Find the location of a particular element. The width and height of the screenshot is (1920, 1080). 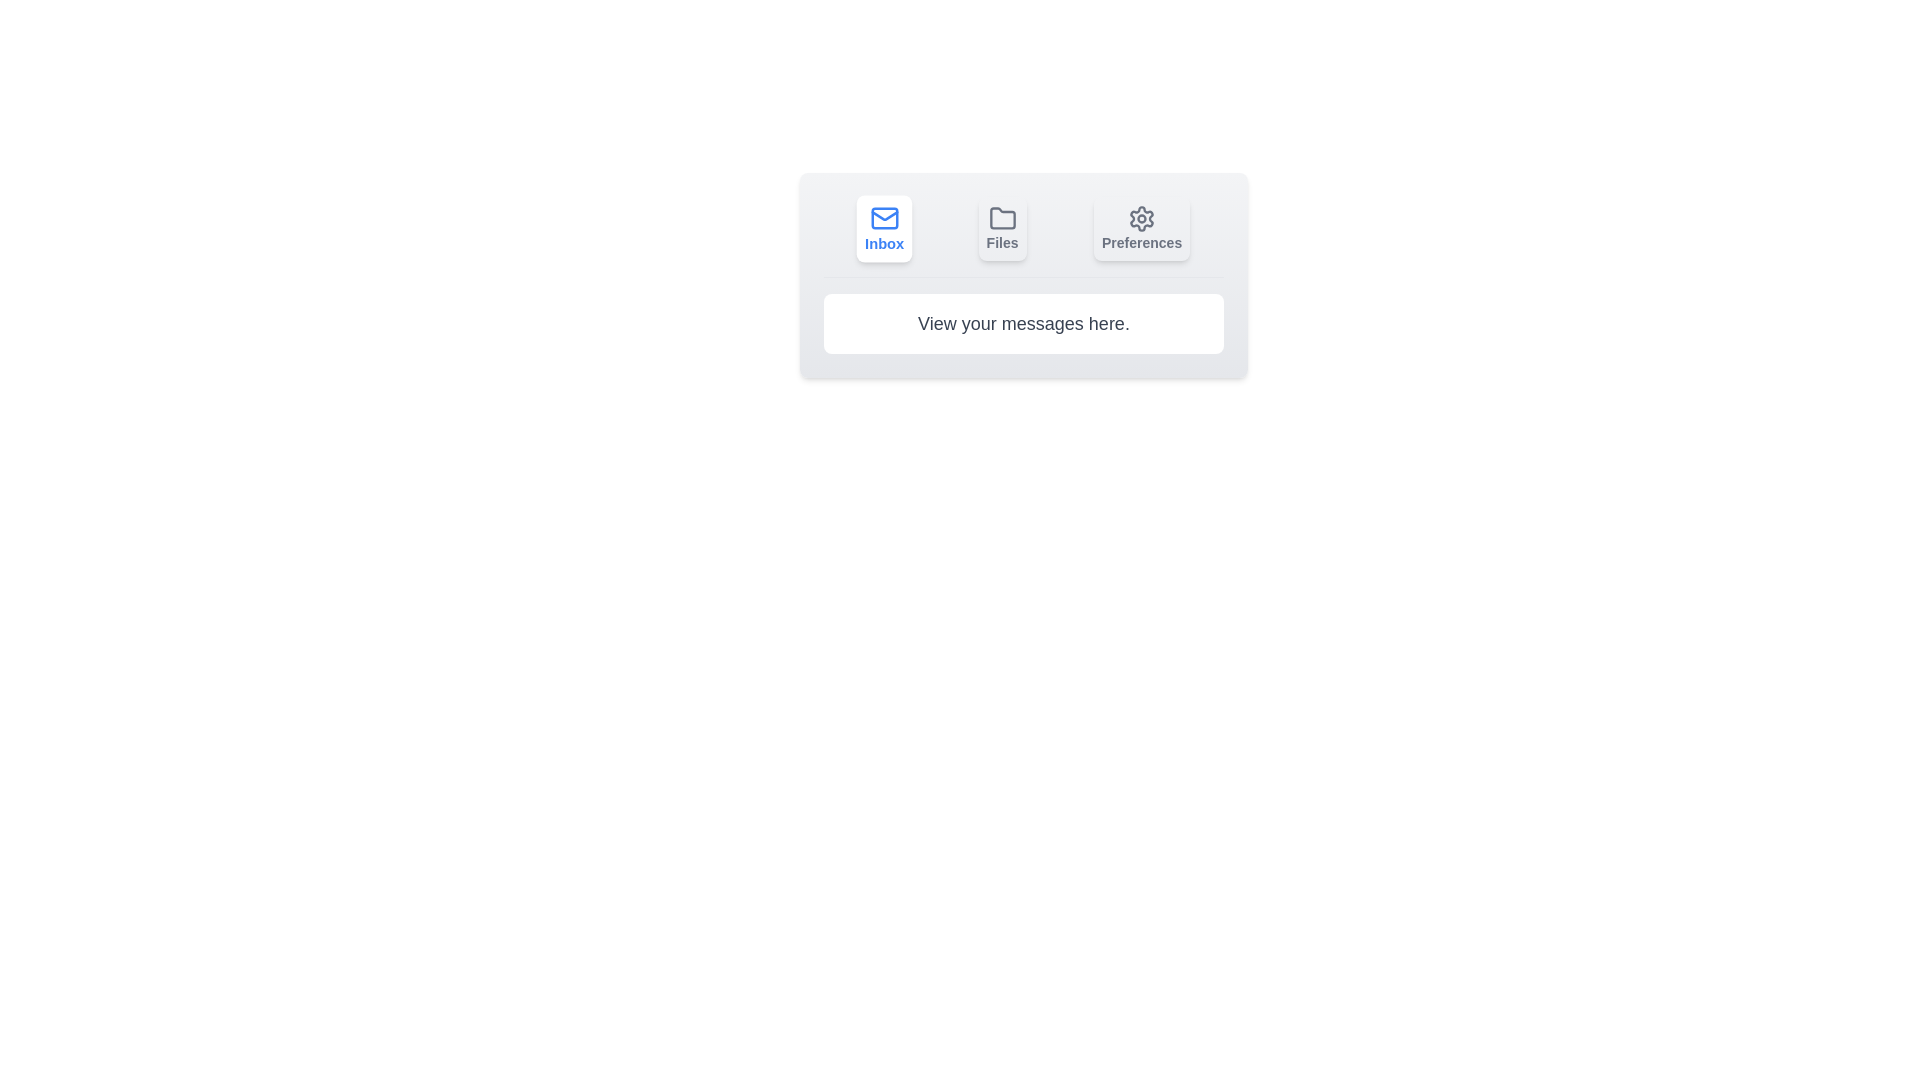

the folder icon located under the 'Files' label is located at coordinates (1002, 219).